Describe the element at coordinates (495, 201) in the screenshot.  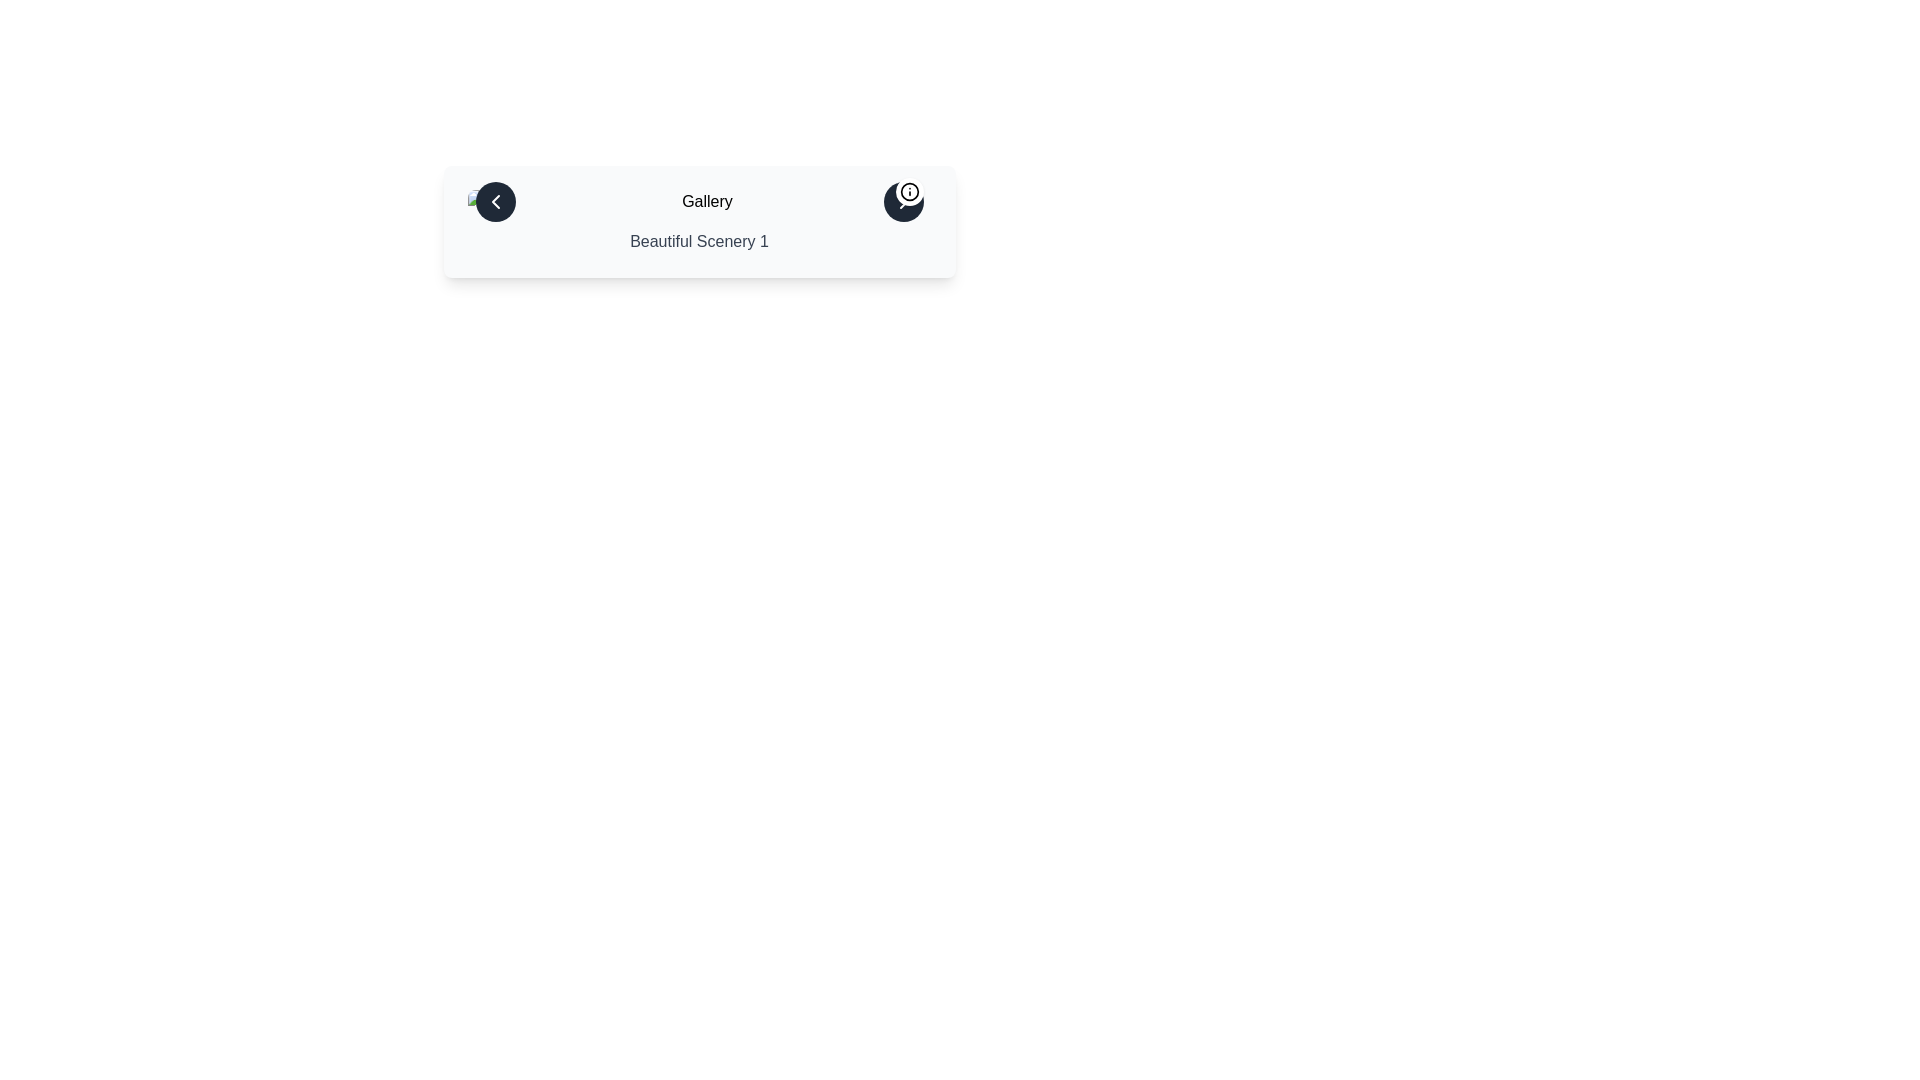
I see `the left backward navigation button in the gallery` at that location.